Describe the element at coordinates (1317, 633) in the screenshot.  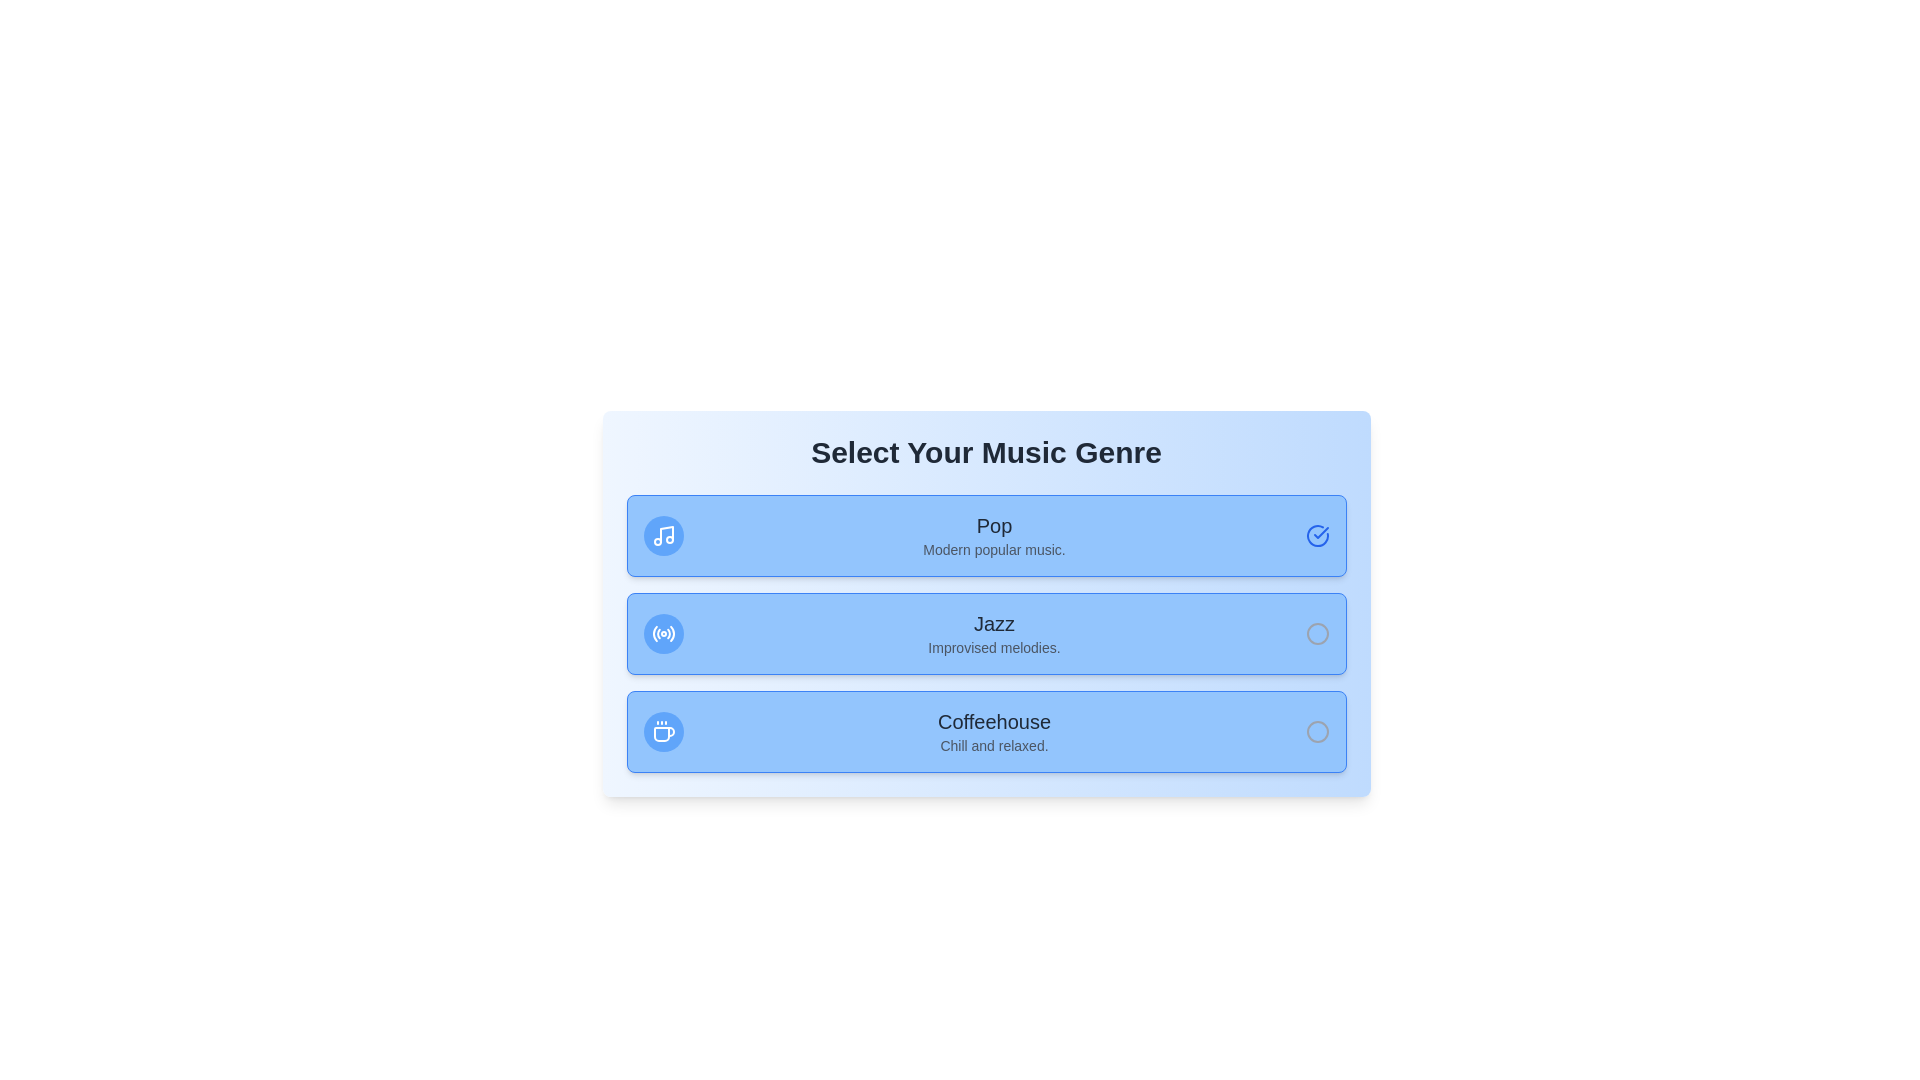
I see `the circular icon with a thin gray outline and transparent fill located in the 'Jazz' option of the music genres list to possibly trigger a tooltip` at that location.